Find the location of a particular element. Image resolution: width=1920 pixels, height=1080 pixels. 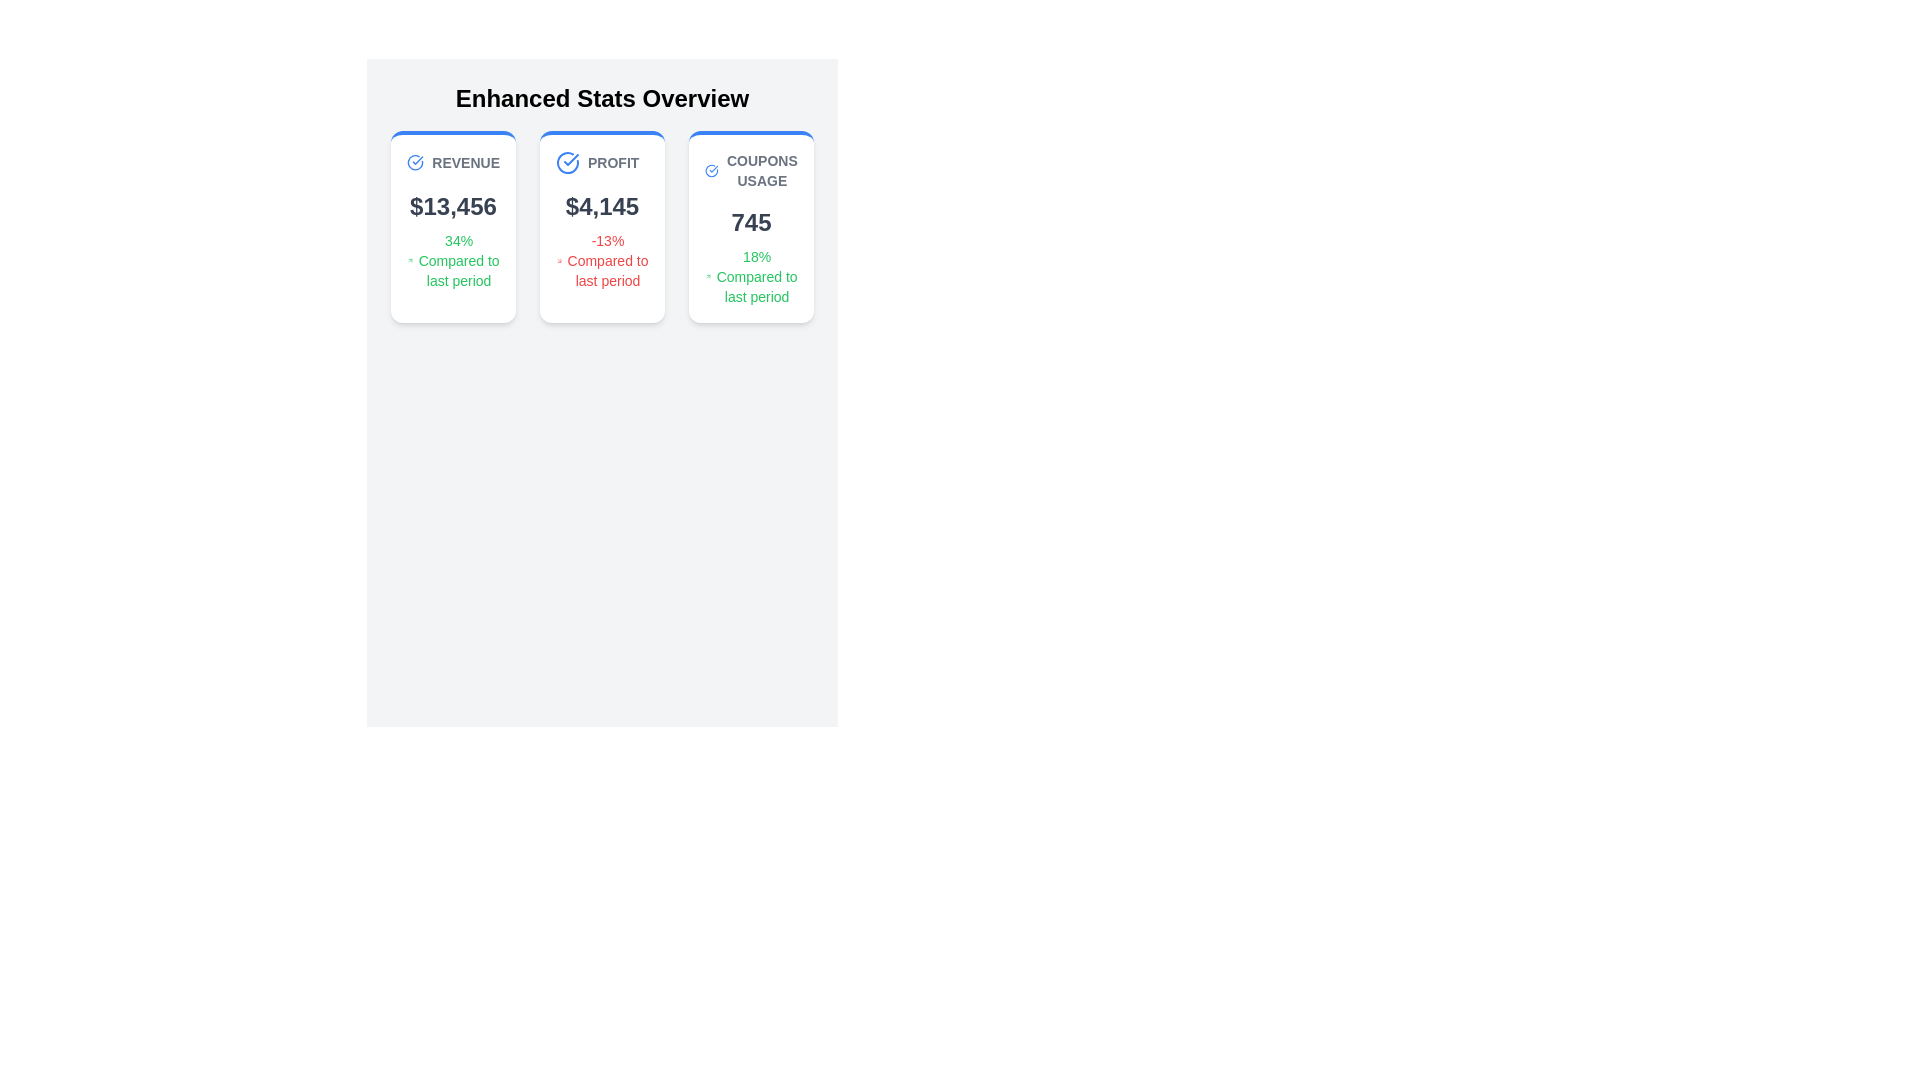

the circular graphic icon with a checkmark inside, which has a blue border and is located to the left of the 'Coupons Usage' text in the top-right card of the statistics group is located at coordinates (711, 169).